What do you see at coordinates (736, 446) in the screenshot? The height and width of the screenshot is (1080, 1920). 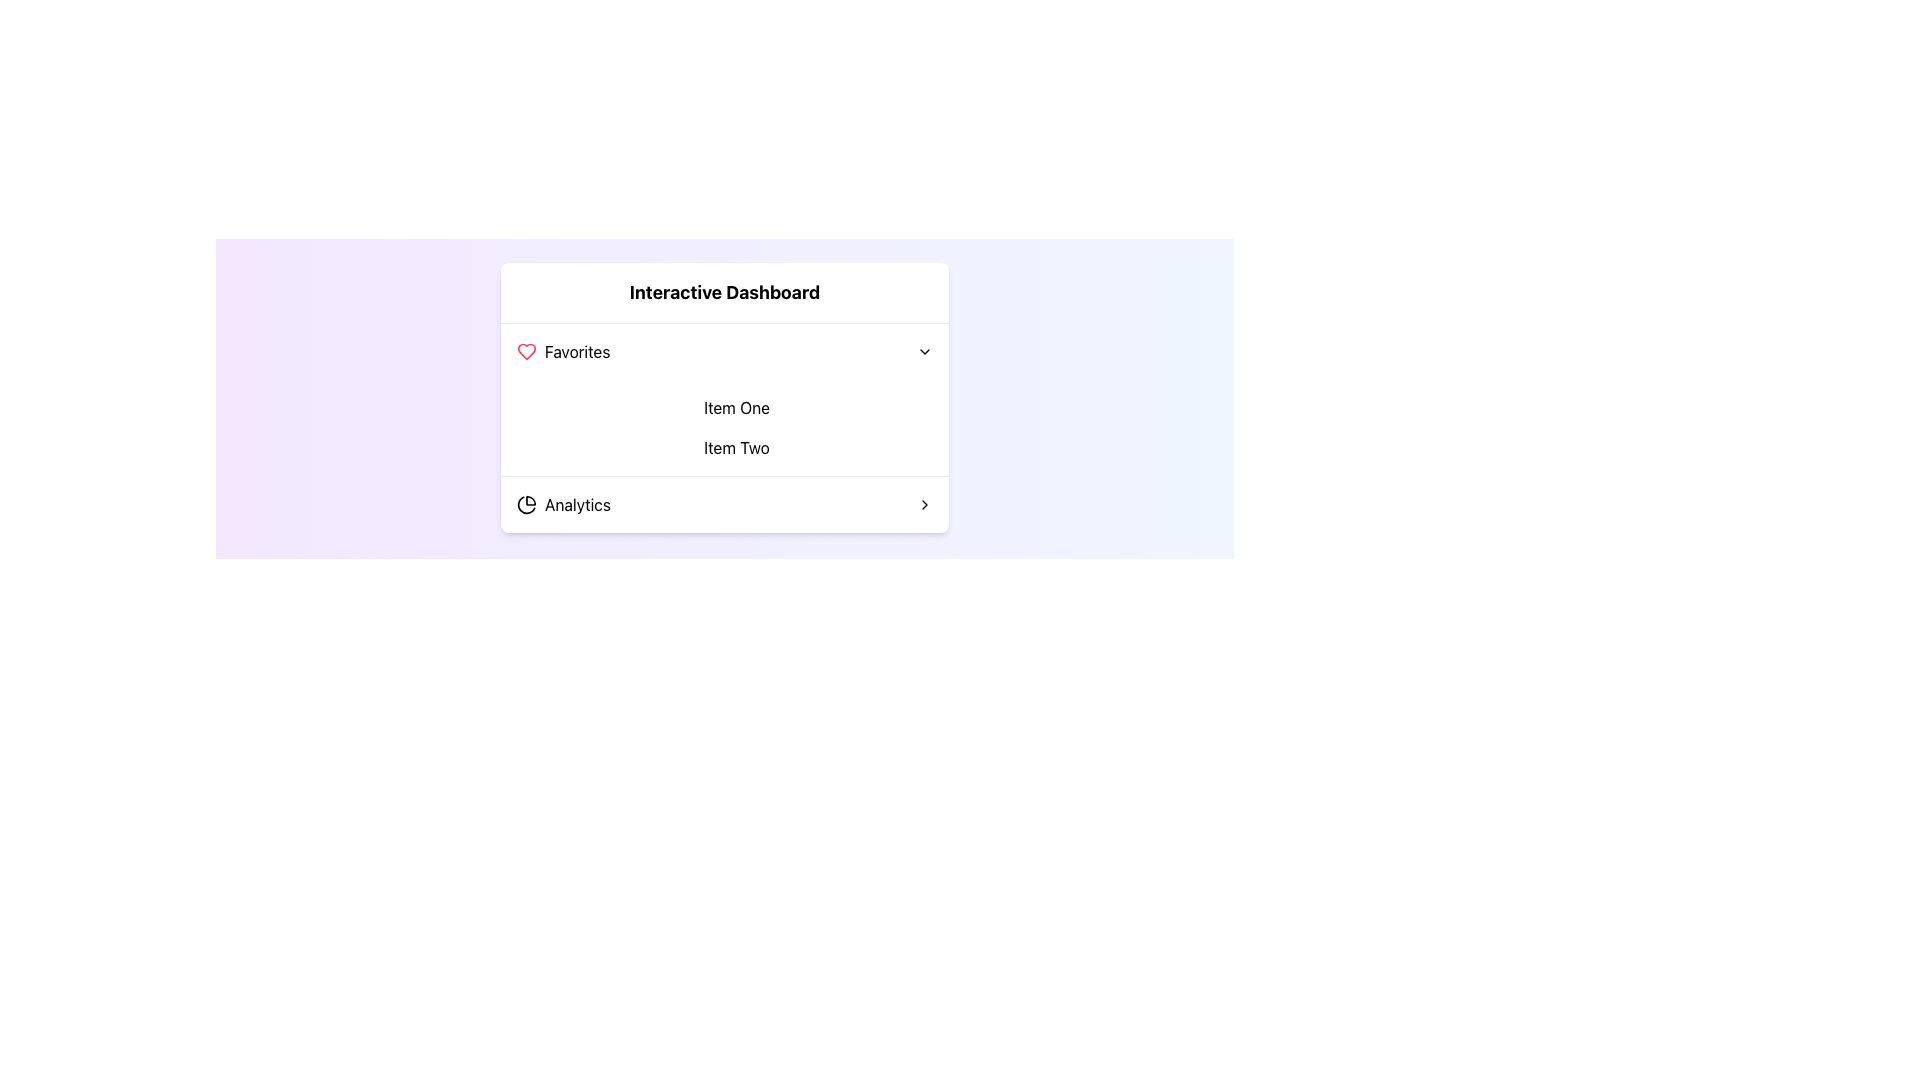 I see `the second navigational item in the 'Favorites' menu, labeled 'Item Two', to trigger a styling effect` at bounding box center [736, 446].